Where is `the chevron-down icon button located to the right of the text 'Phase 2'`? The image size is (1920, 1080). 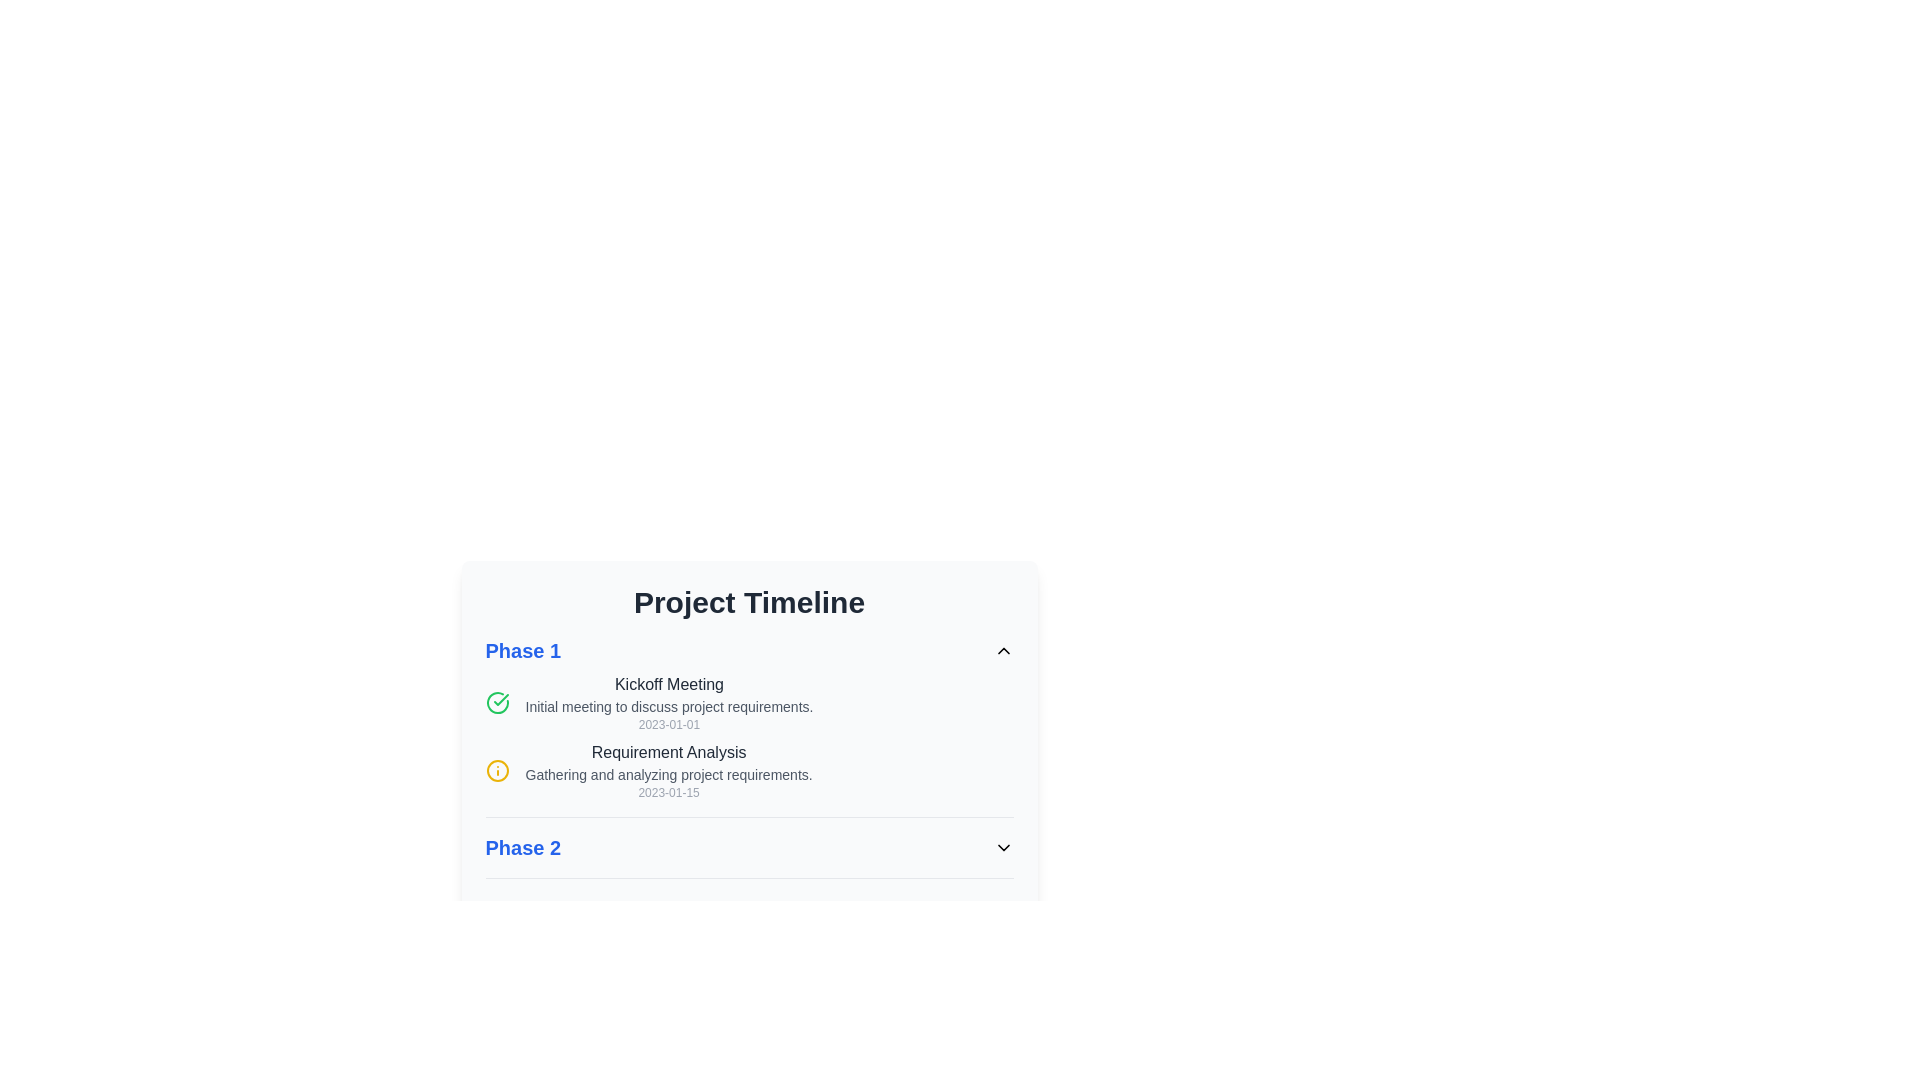 the chevron-down icon button located to the right of the text 'Phase 2' is located at coordinates (1003, 848).